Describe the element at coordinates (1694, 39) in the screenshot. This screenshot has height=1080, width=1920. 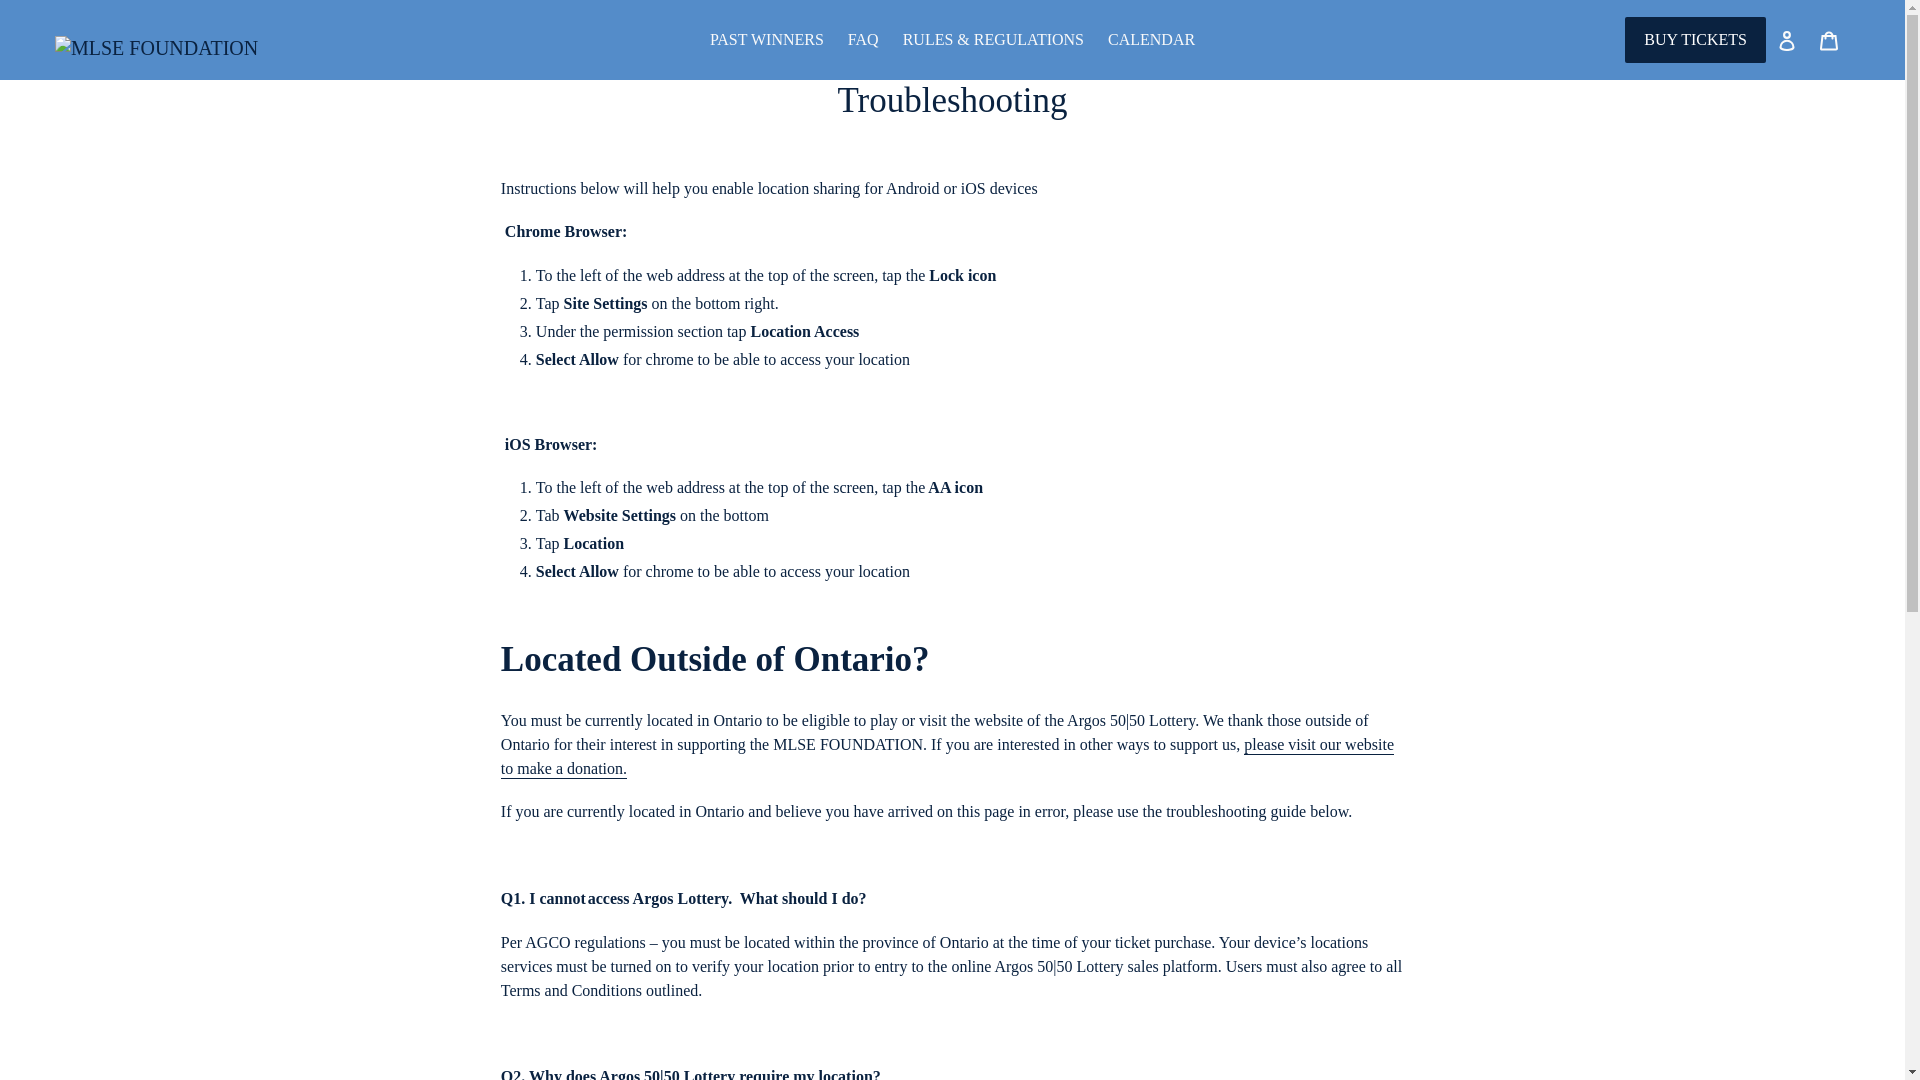
I see `'BUY TICKETS'` at that location.